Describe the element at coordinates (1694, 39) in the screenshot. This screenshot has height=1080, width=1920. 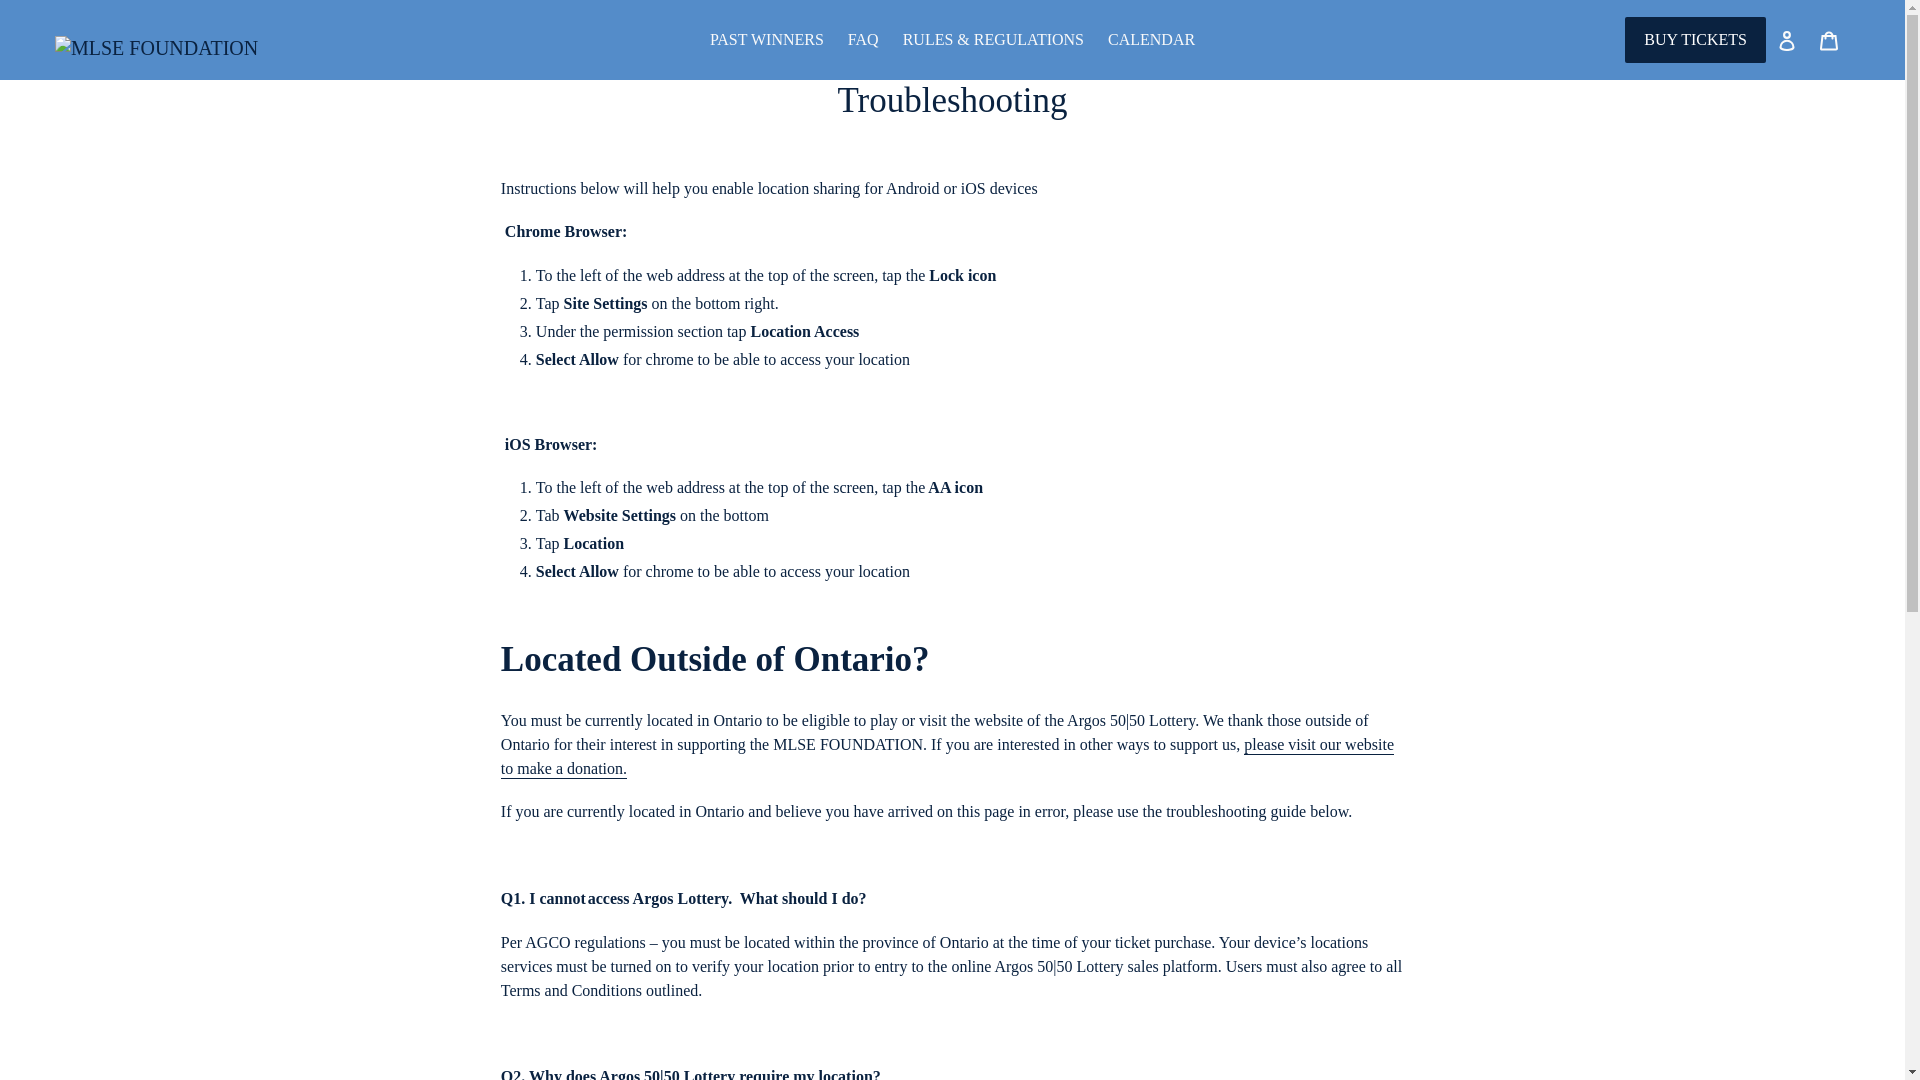
I see `'BUY TICKETS'` at that location.